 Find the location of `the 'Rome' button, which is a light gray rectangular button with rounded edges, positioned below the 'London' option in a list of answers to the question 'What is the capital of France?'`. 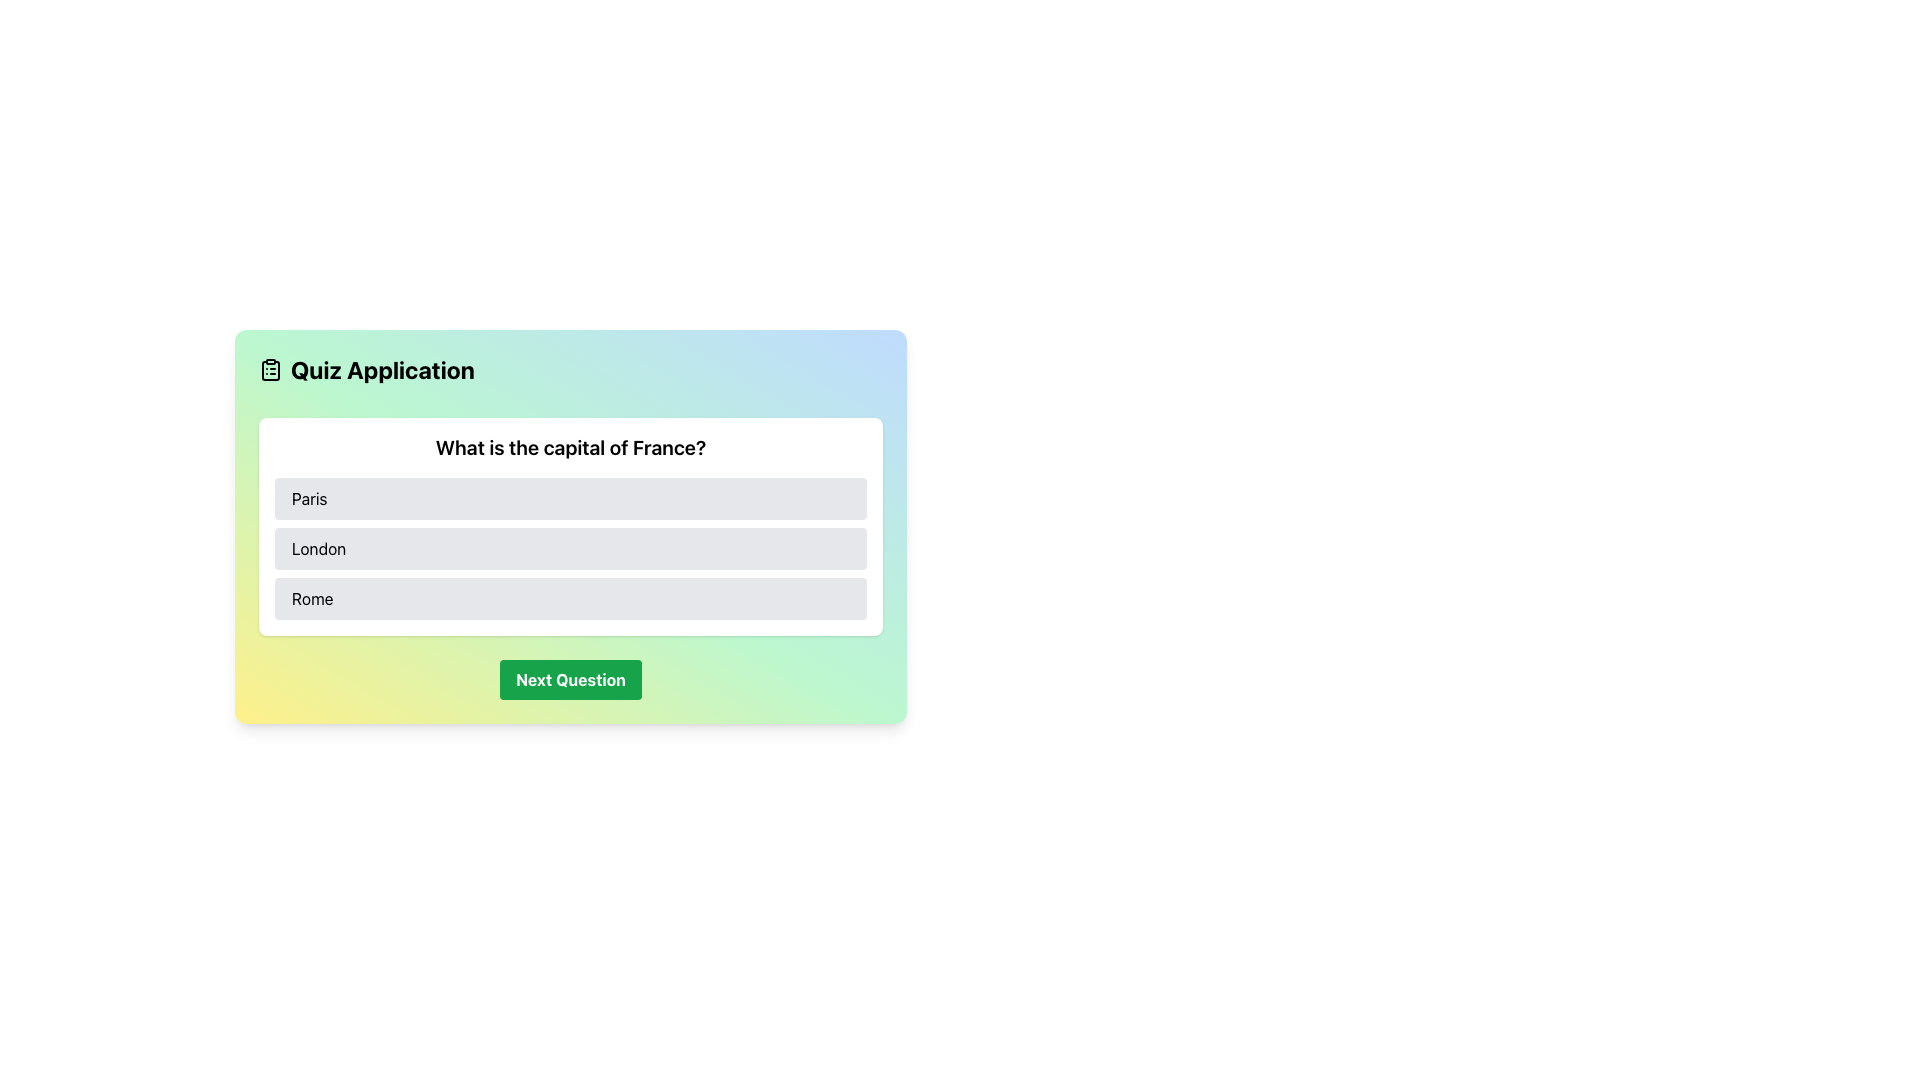

the 'Rome' button, which is a light gray rectangular button with rounded edges, positioned below the 'London' option in a list of answers to the question 'What is the capital of France?' is located at coordinates (570, 597).